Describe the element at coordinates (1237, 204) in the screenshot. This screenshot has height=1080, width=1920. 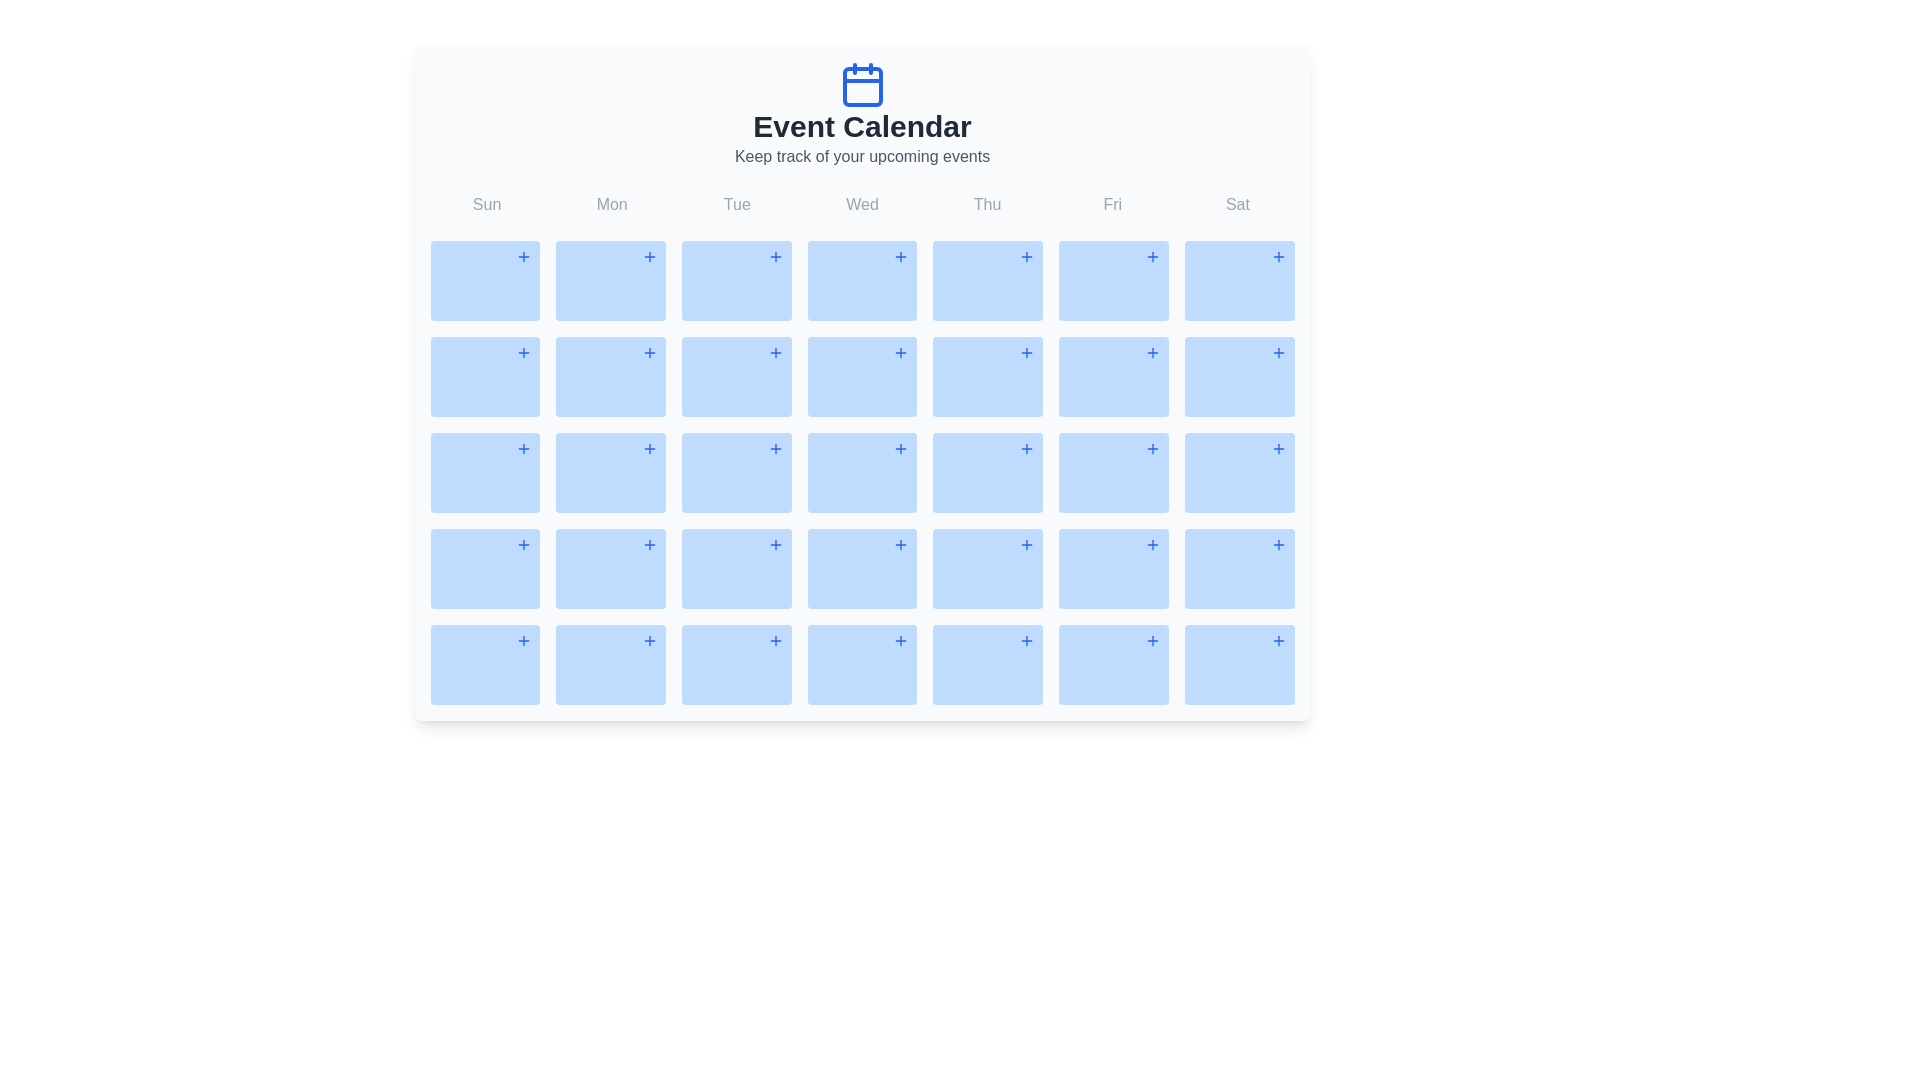
I see `the center-aligned text label displaying 'Sat' in gray color, located at the top-right corner of the grid layout` at that location.